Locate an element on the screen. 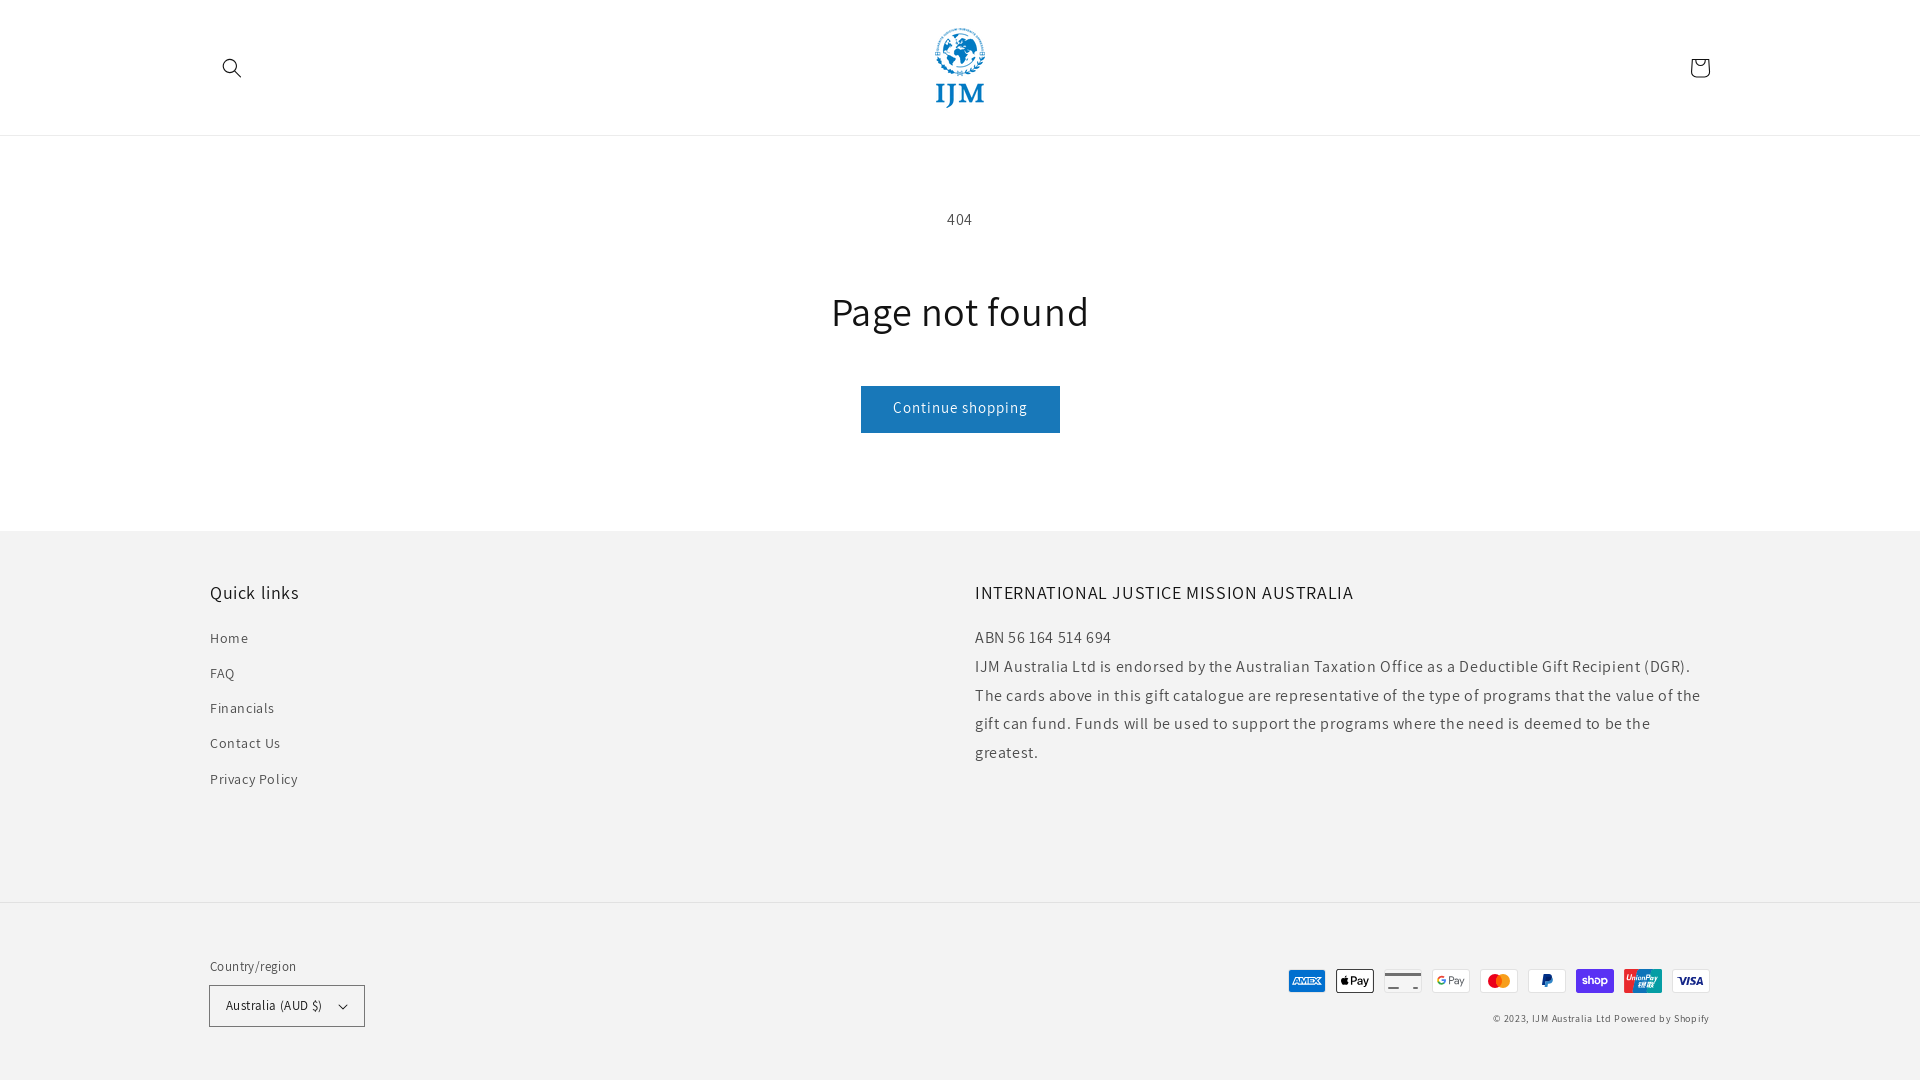 The width and height of the screenshot is (1920, 1080). 'Australia (AUD $)' is located at coordinates (286, 1006).